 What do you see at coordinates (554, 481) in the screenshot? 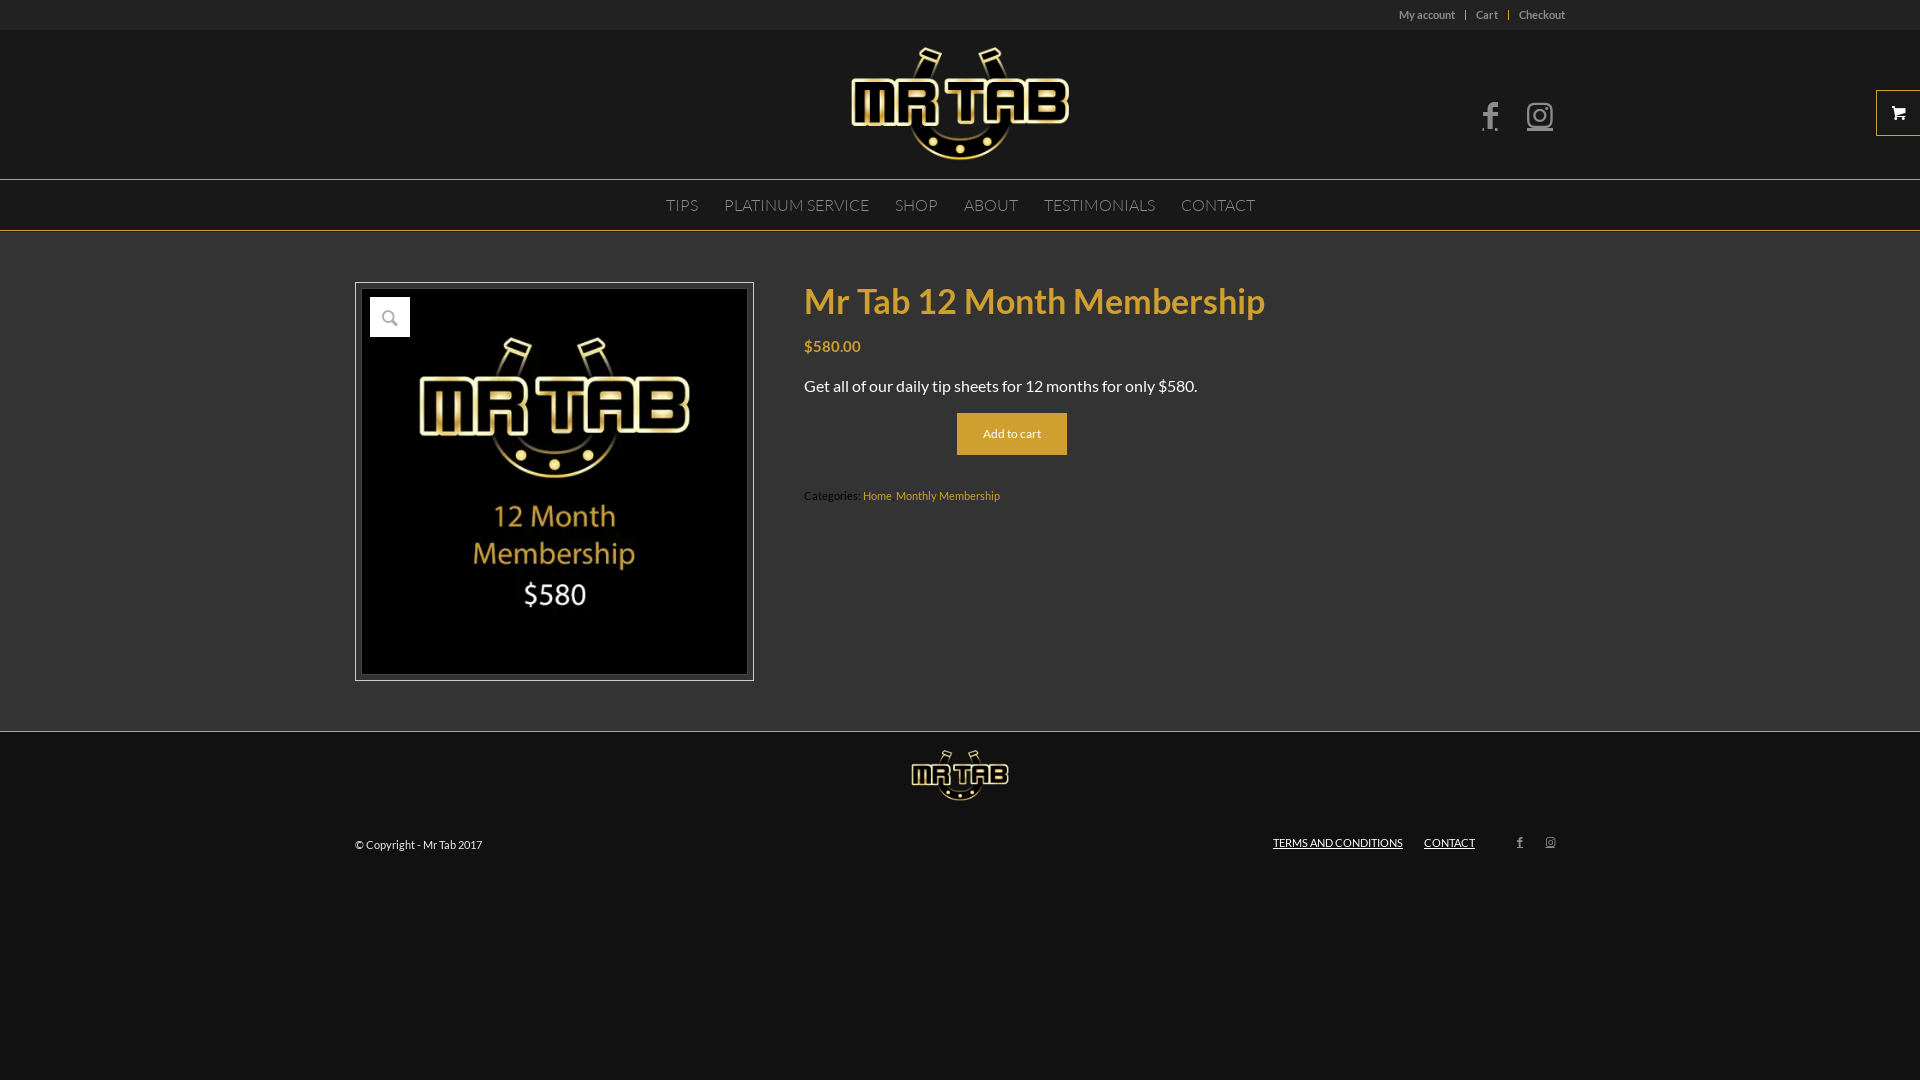
I see `'12monthnew'` at bounding box center [554, 481].